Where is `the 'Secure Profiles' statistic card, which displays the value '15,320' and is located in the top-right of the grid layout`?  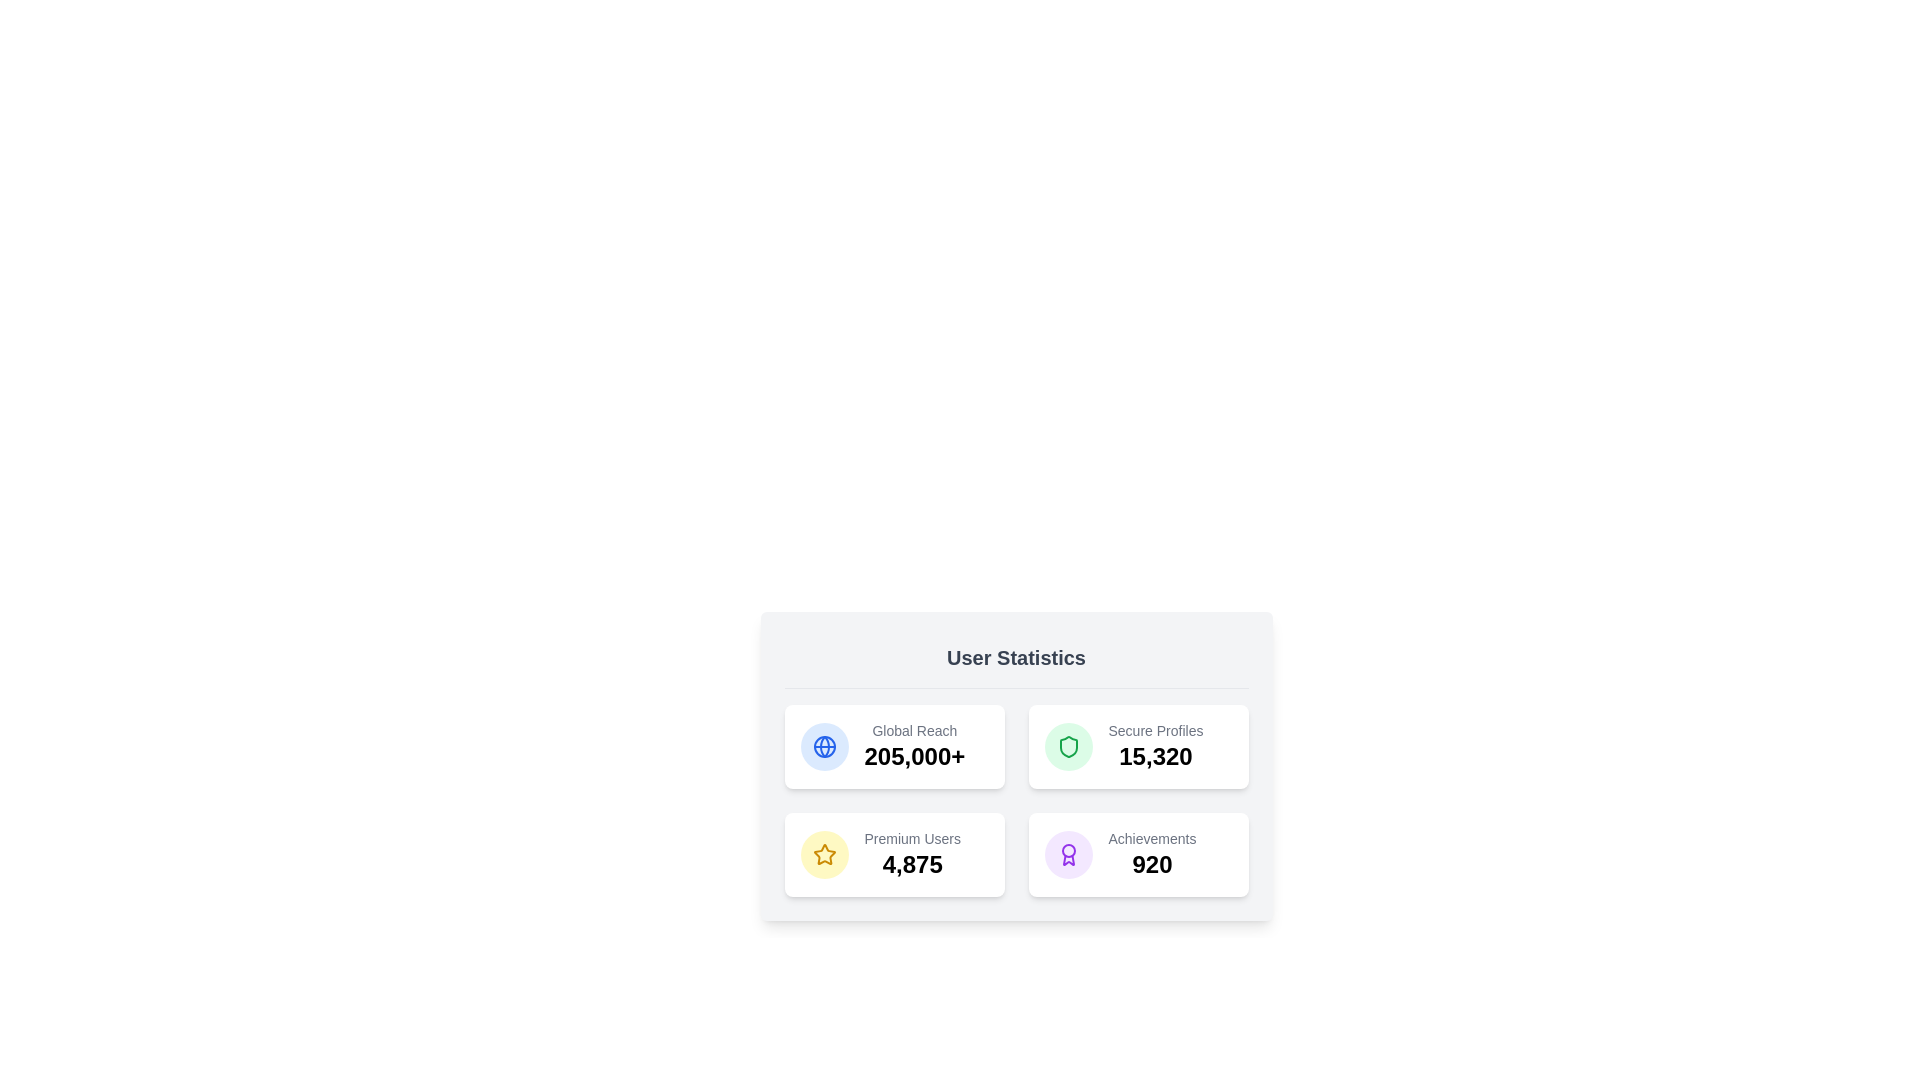 the 'Secure Profiles' statistic card, which displays the value '15,320' and is located in the top-right of the grid layout is located at coordinates (1138, 747).